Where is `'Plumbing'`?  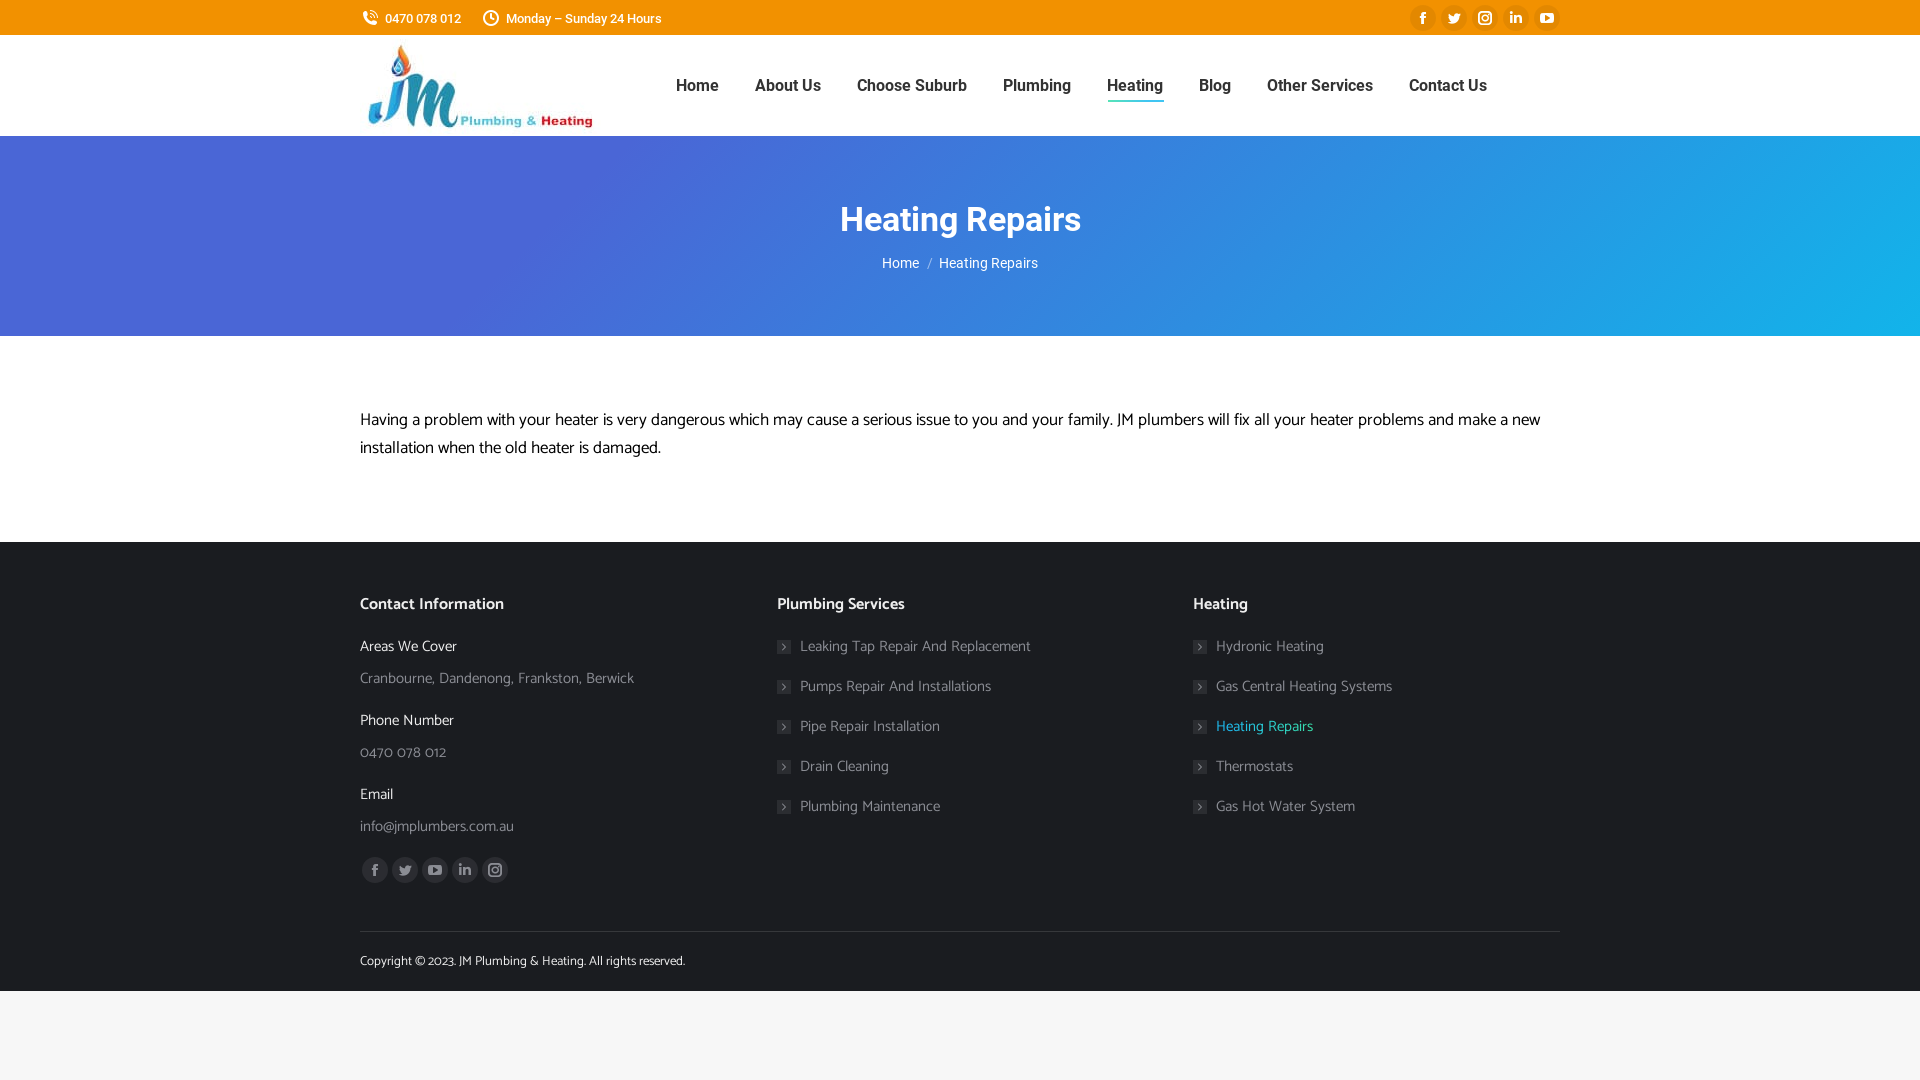
'Plumbing' is located at coordinates (1036, 84).